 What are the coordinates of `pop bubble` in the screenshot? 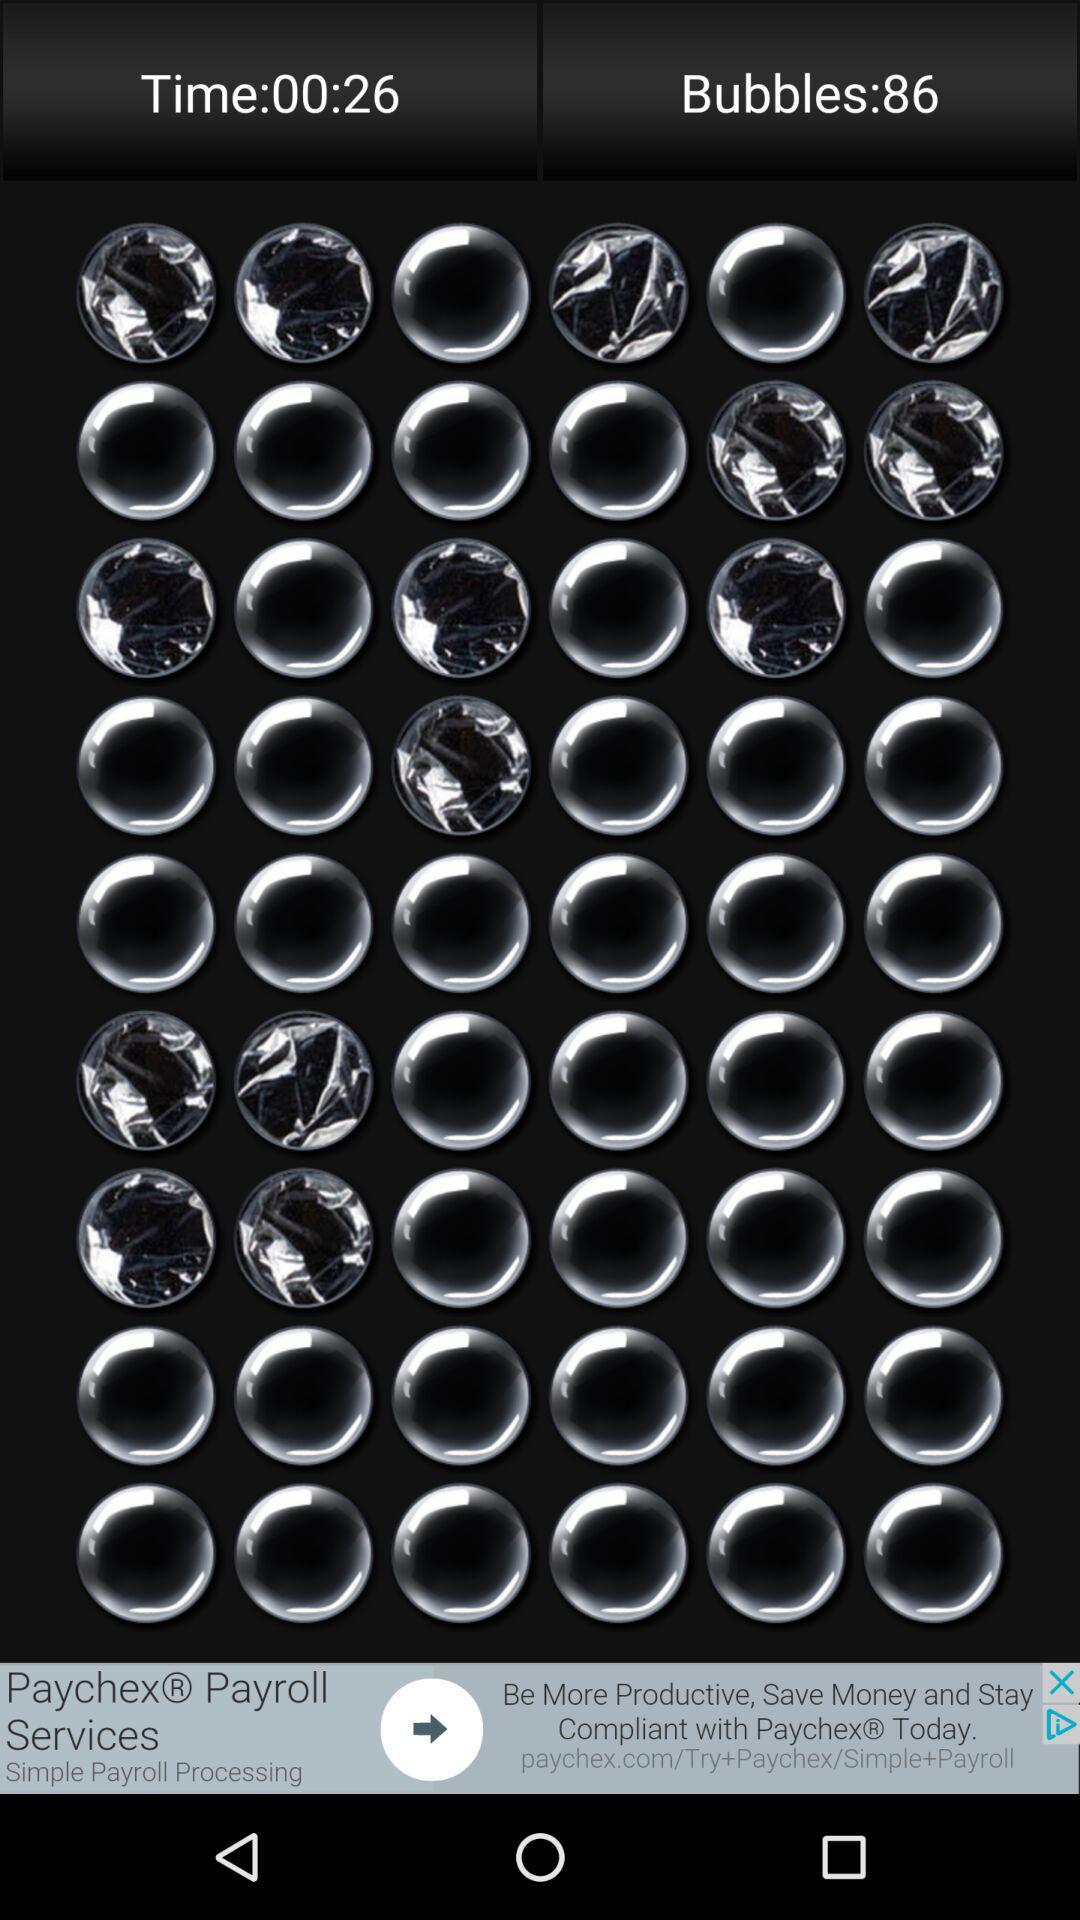 It's located at (461, 1394).